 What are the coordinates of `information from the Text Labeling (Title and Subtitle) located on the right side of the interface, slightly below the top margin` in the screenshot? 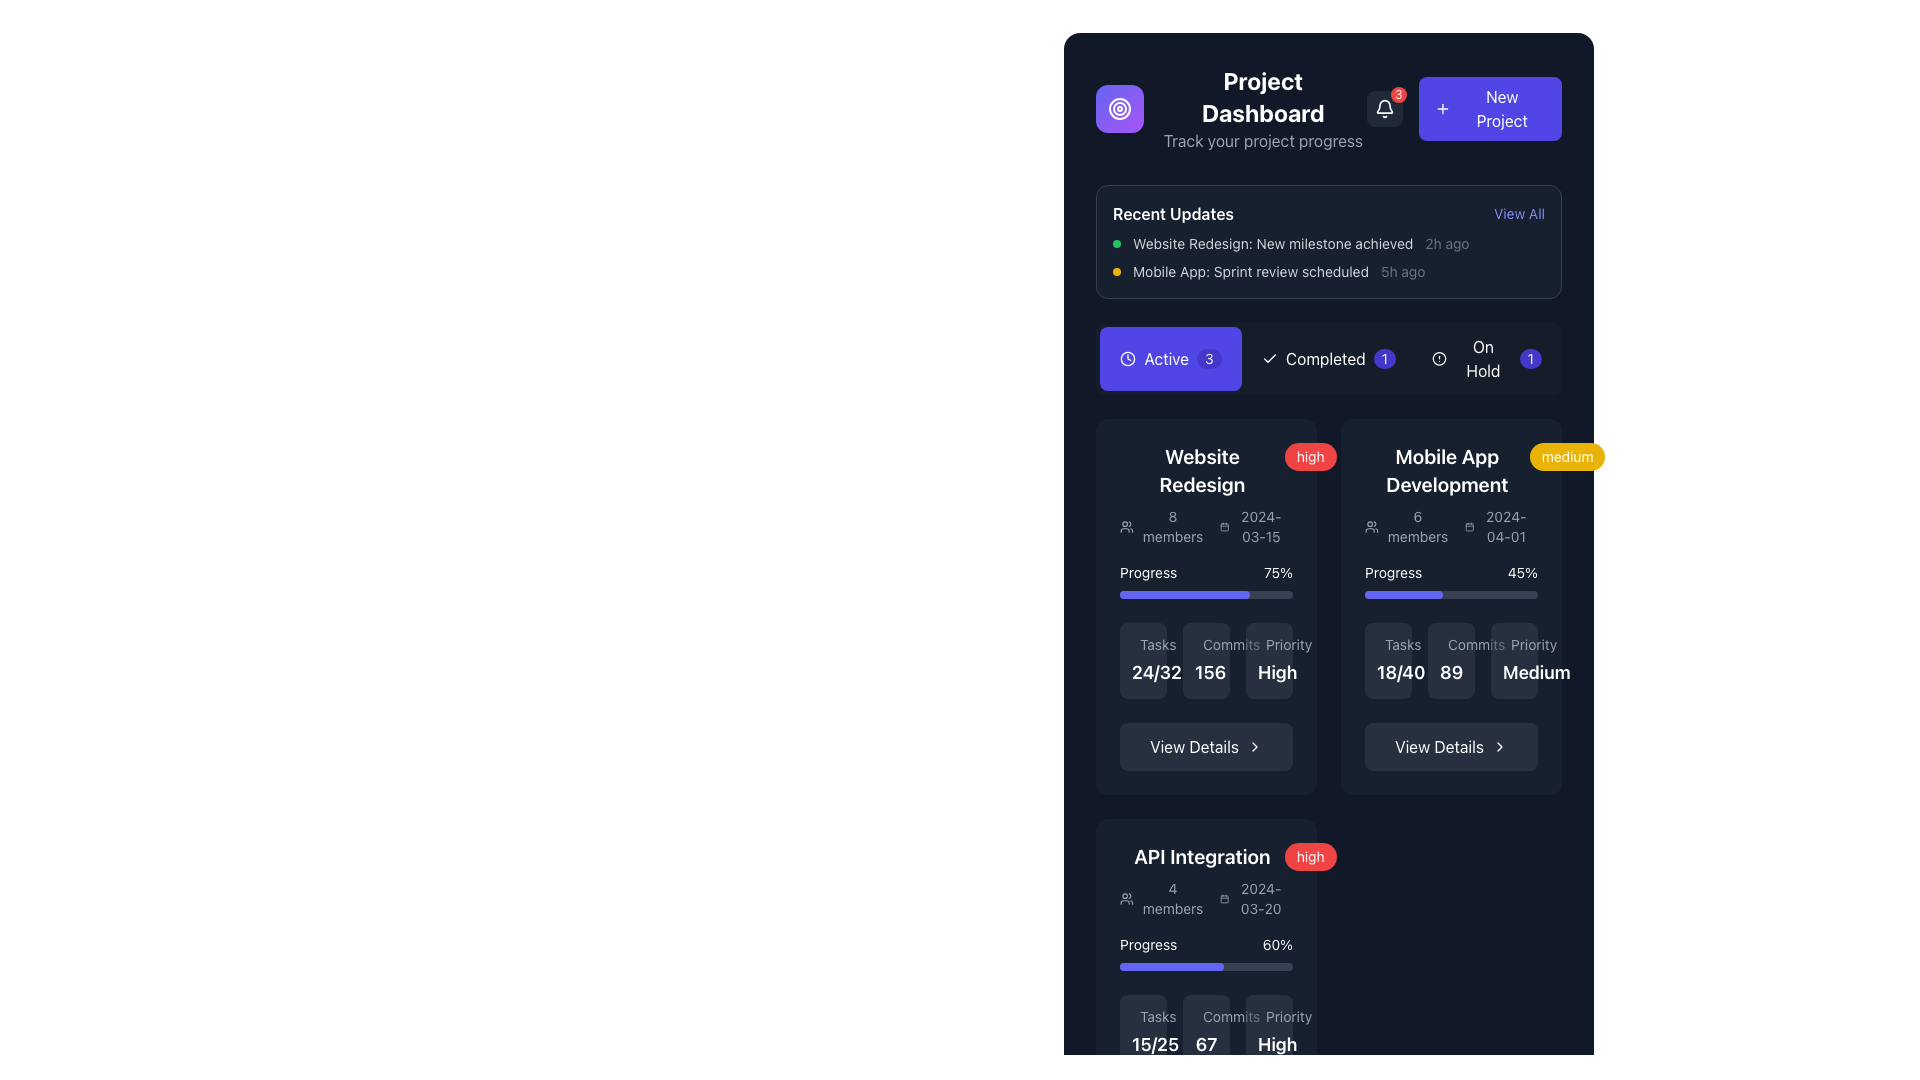 It's located at (1262, 108).